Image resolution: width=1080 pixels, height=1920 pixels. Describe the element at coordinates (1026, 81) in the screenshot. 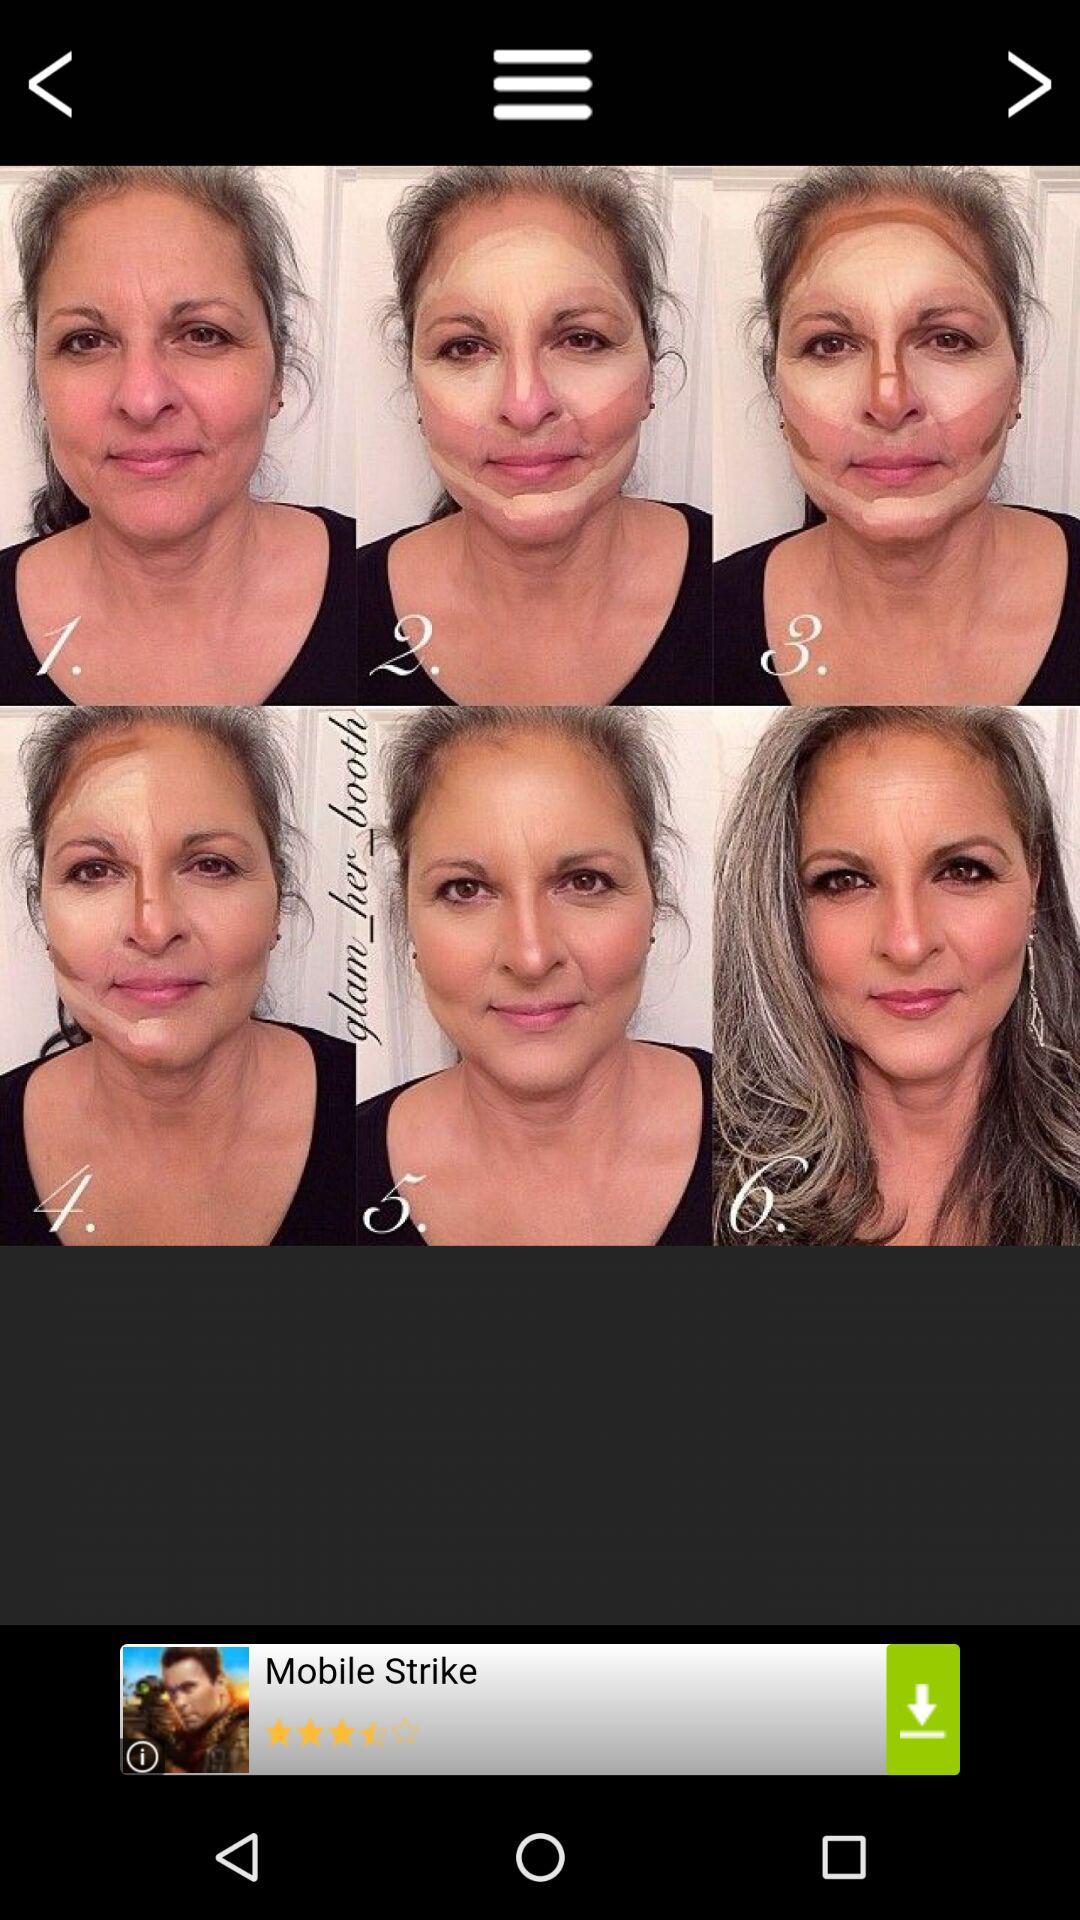

I see `go foward` at that location.